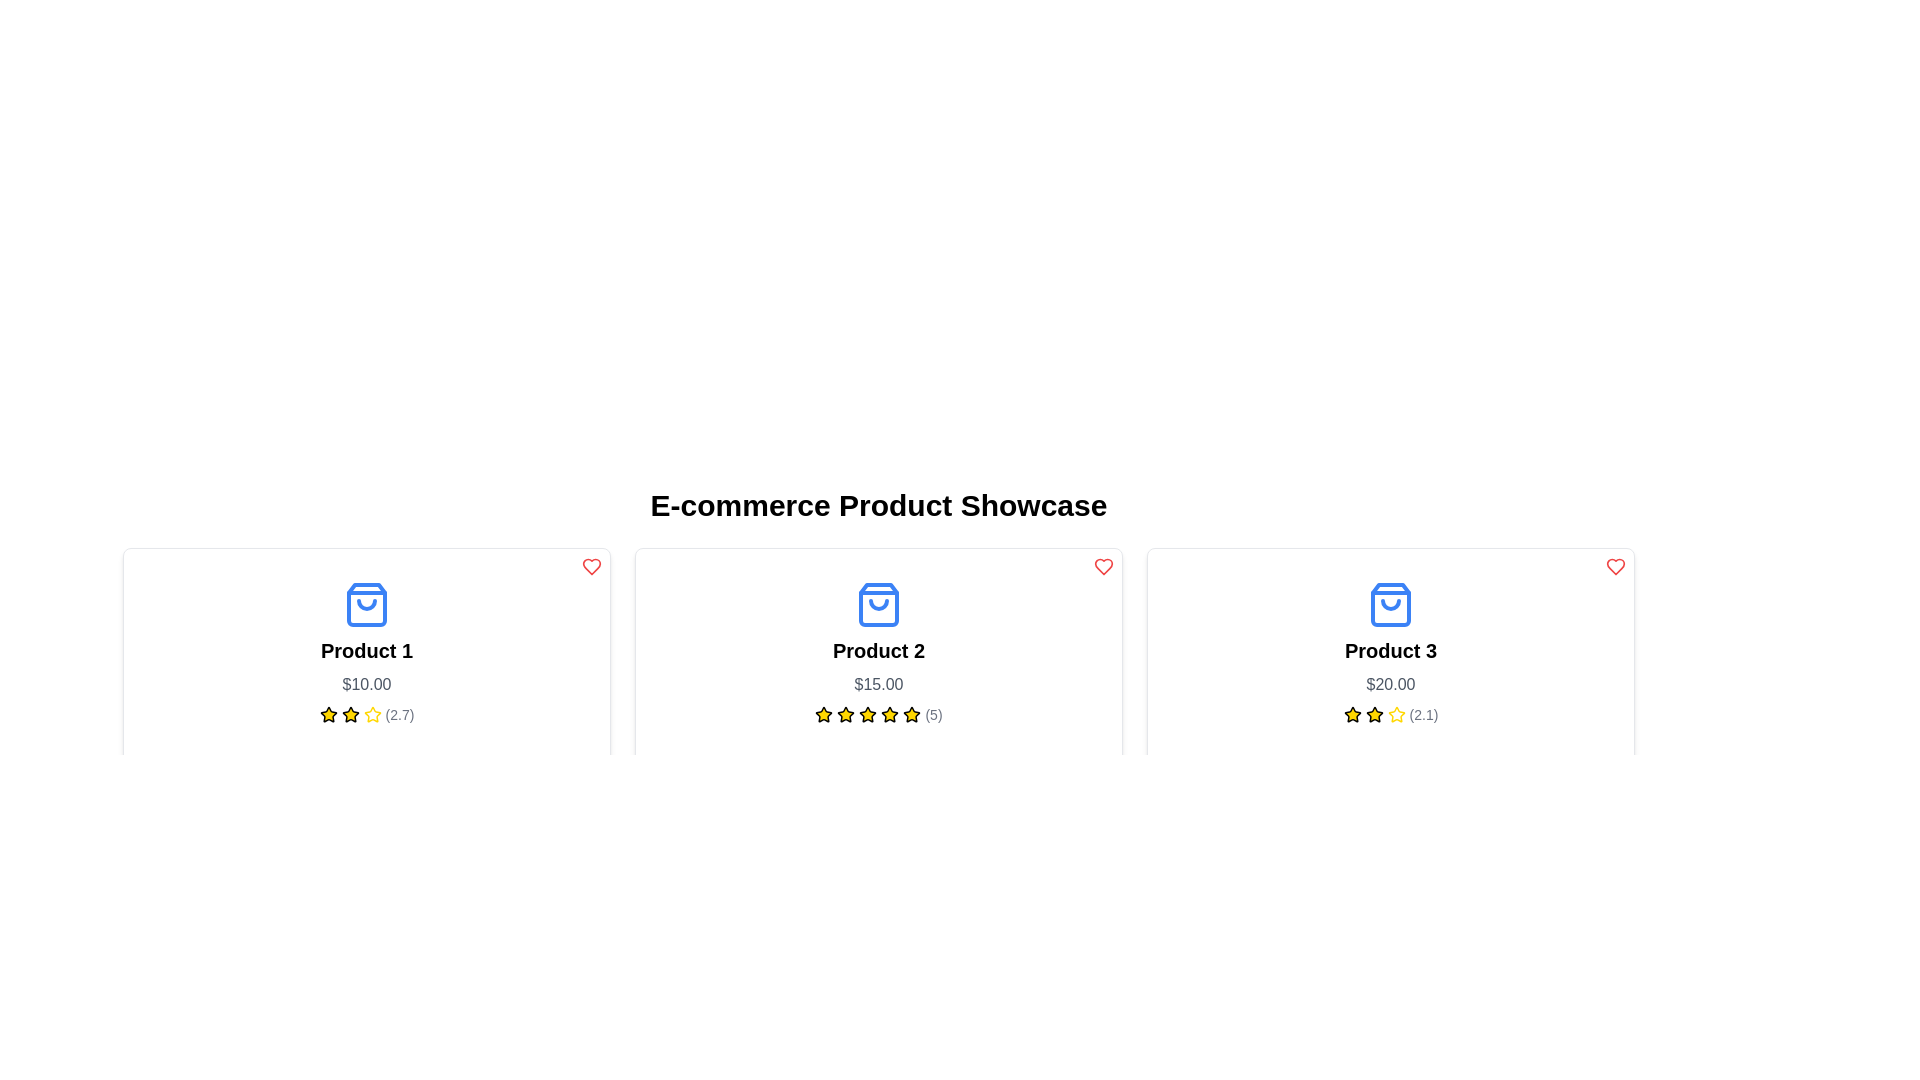  Describe the element at coordinates (366, 684) in the screenshot. I see `the static text element displaying the price '$10.00' in gray font, which is positioned beneath 'Product 1' and above the rating section` at that location.